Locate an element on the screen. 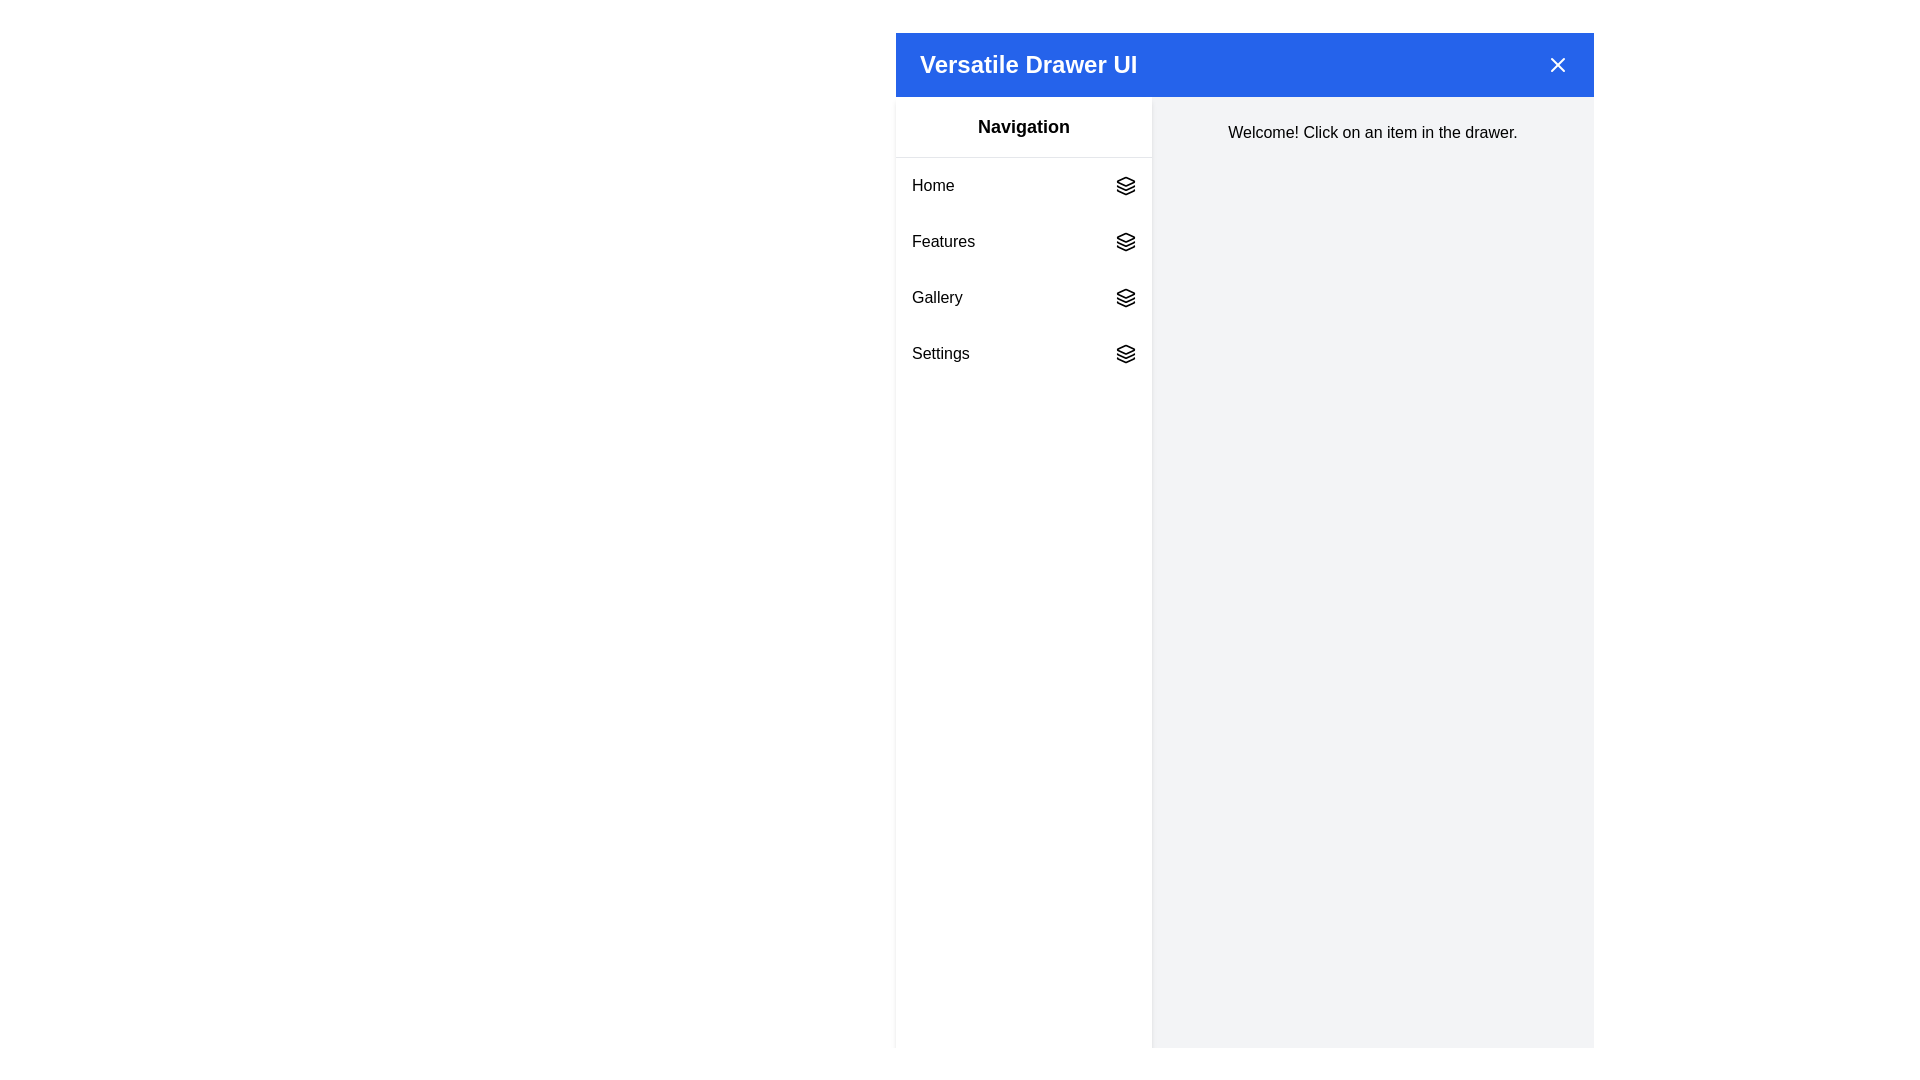 This screenshot has height=1080, width=1920. the graphical icon depicting a layered geometry with a thinner middle layer, located in the navigation panel under the 'Settings' label is located at coordinates (1126, 354).